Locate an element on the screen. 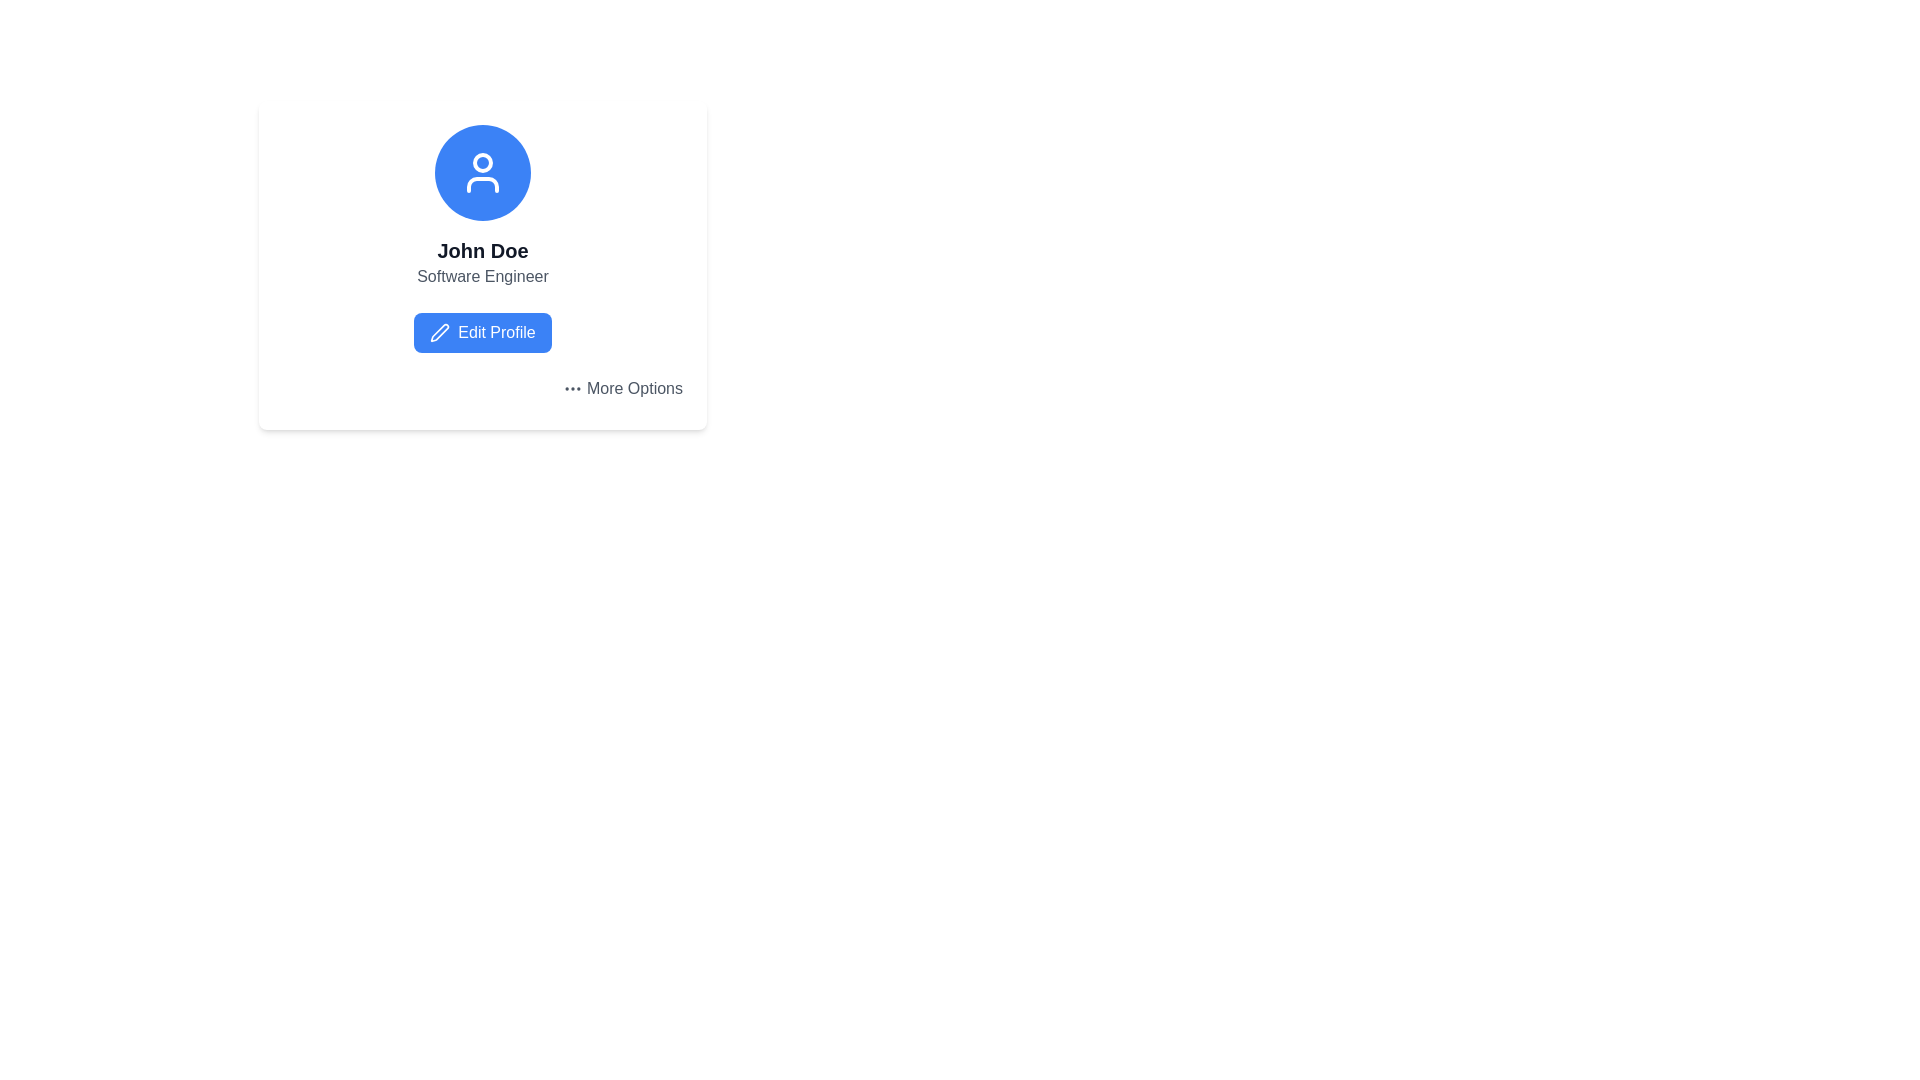  the ellipsis icon located at the bottom-right corner of the user profile details card, which is part of the 'More Options' button is located at coordinates (571, 389).